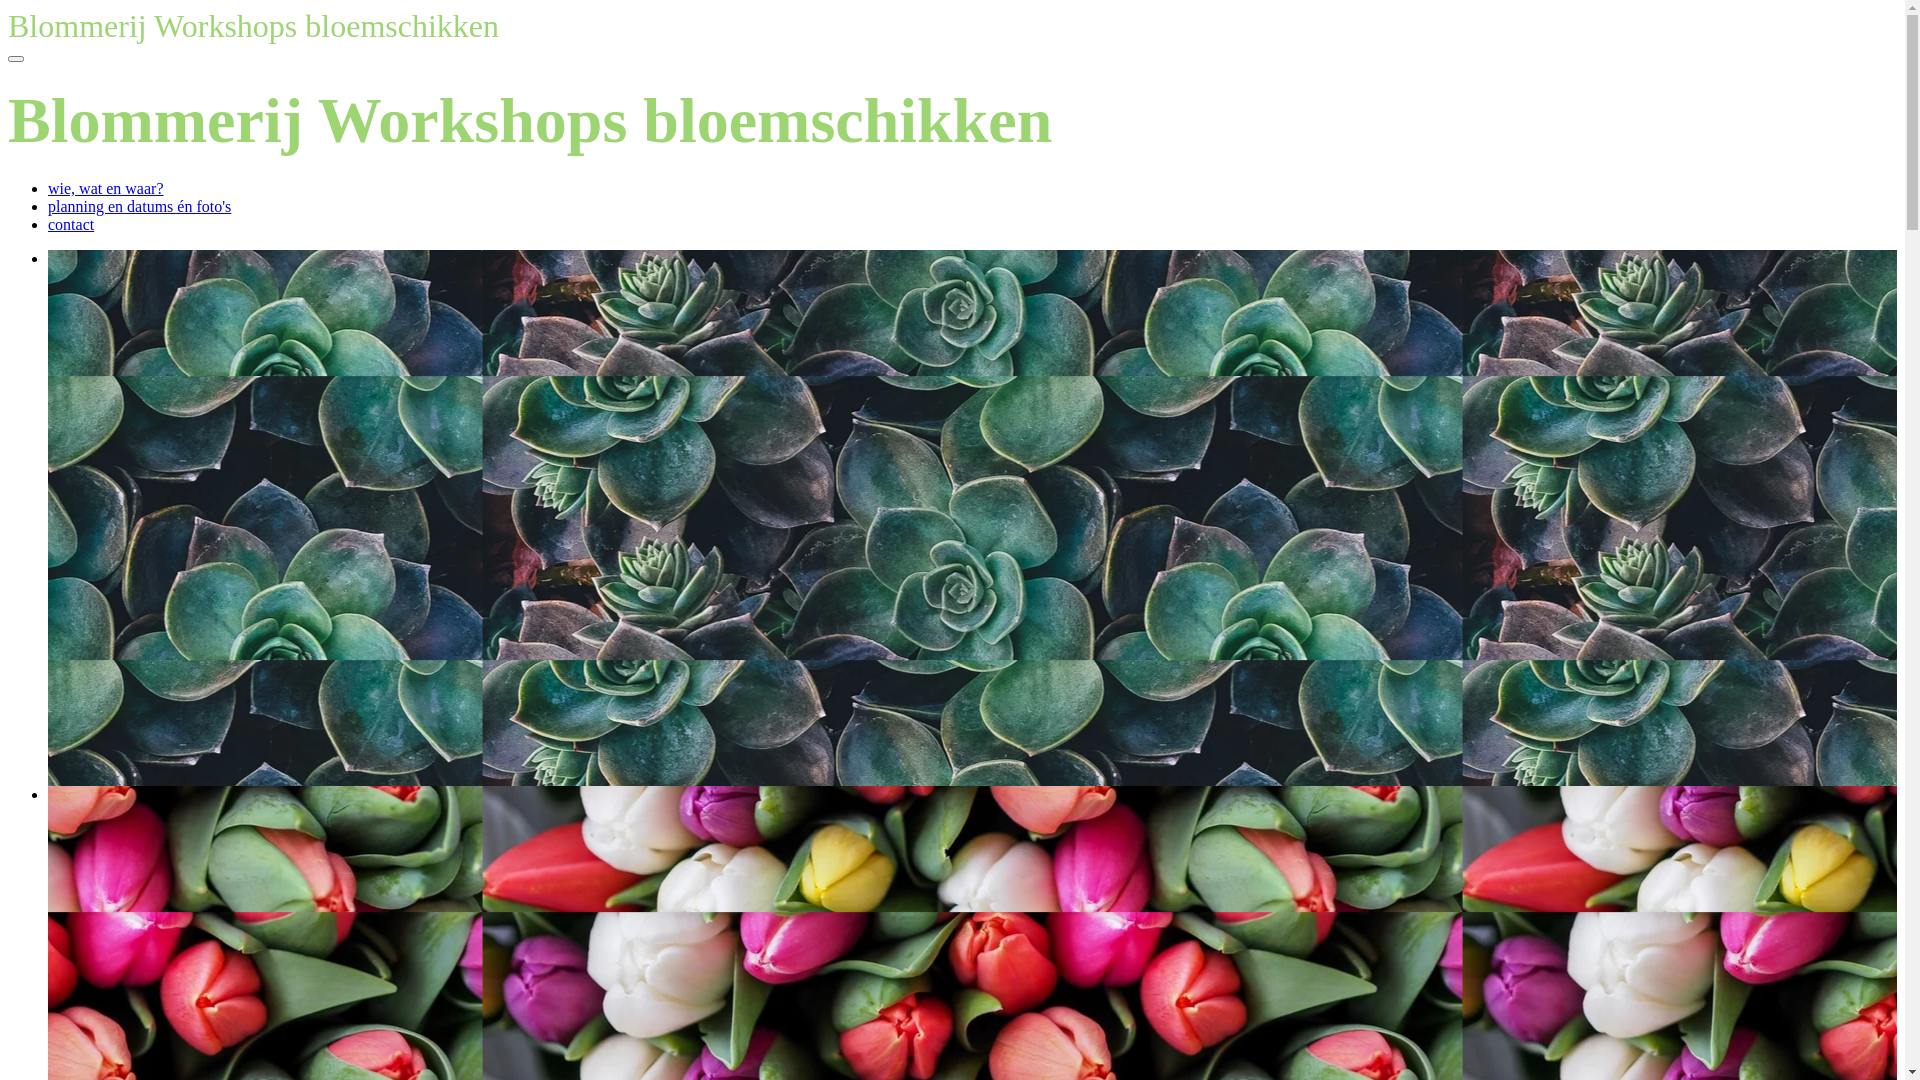 The width and height of the screenshot is (1920, 1080). What do you see at coordinates (71, 224) in the screenshot?
I see `'contact'` at bounding box center [71, 224].